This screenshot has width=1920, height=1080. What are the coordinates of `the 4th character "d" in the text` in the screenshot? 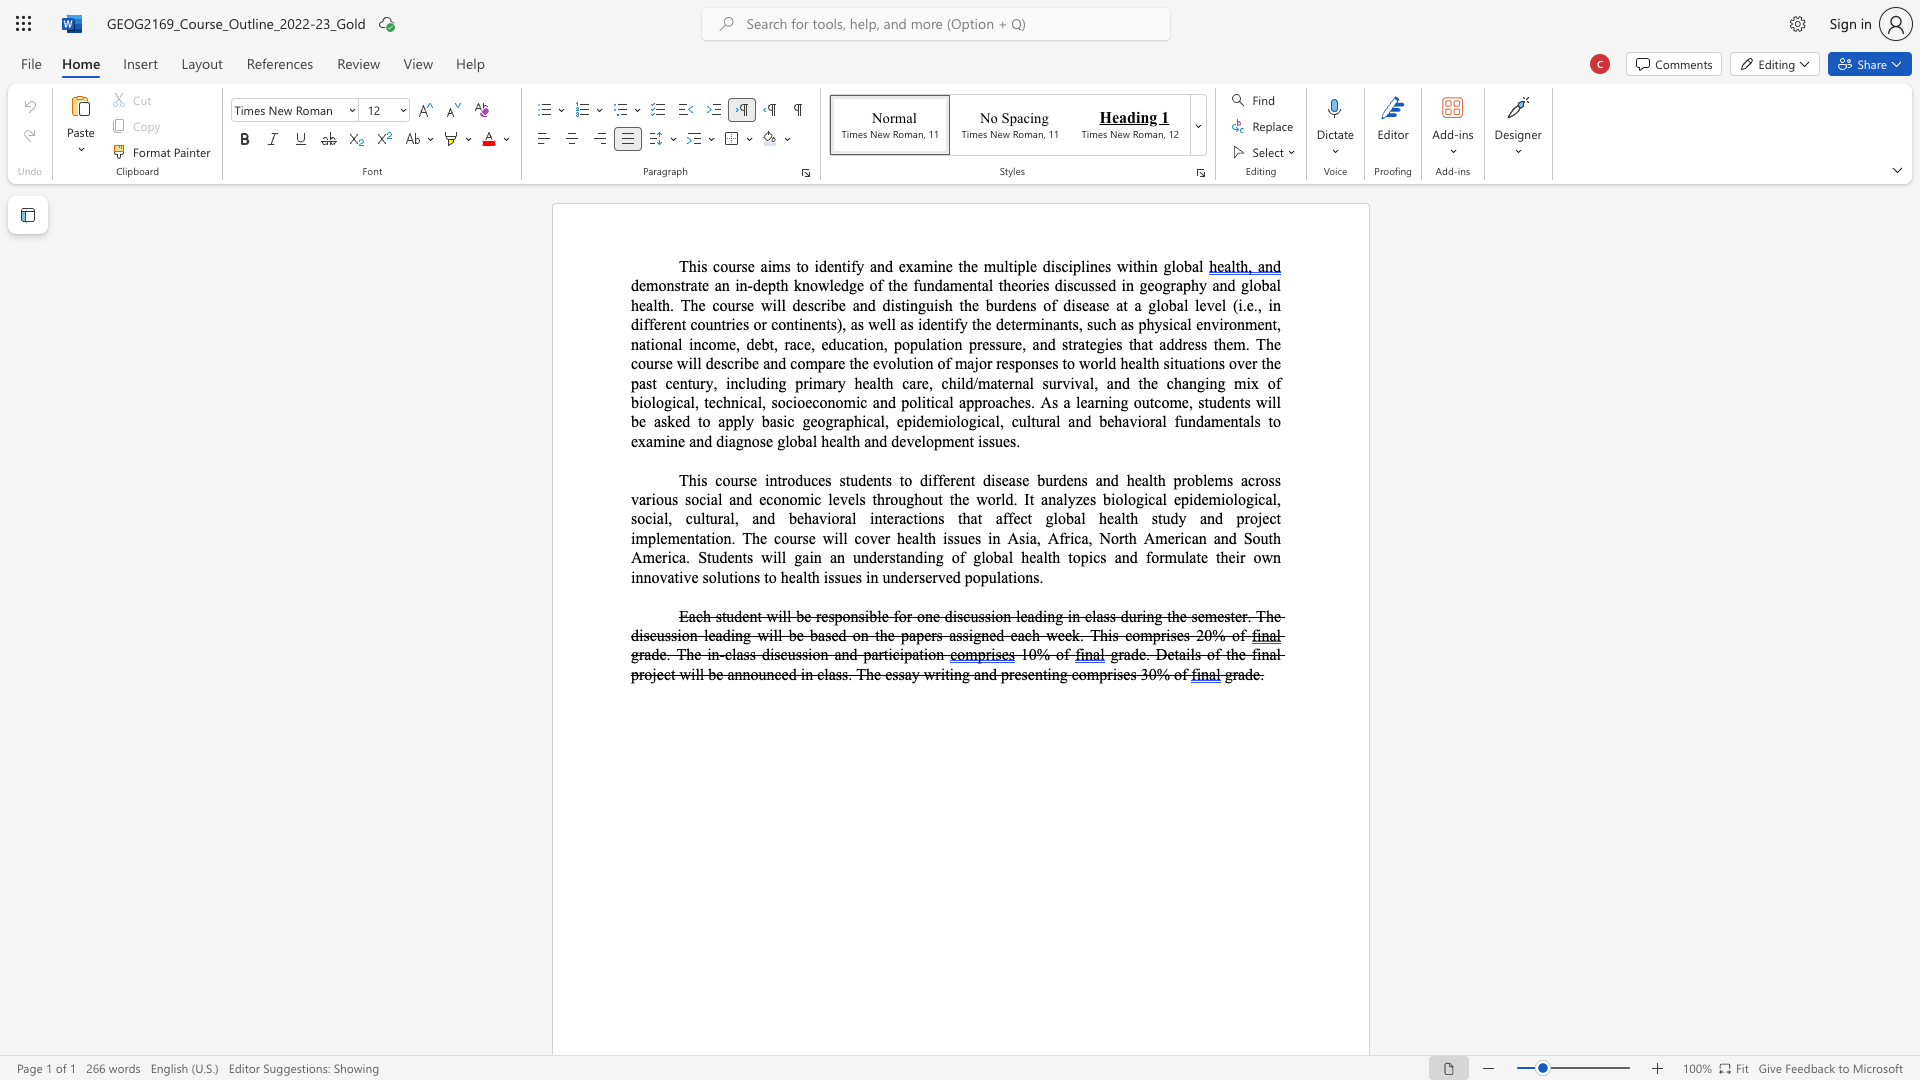 It's located at (761, 383).